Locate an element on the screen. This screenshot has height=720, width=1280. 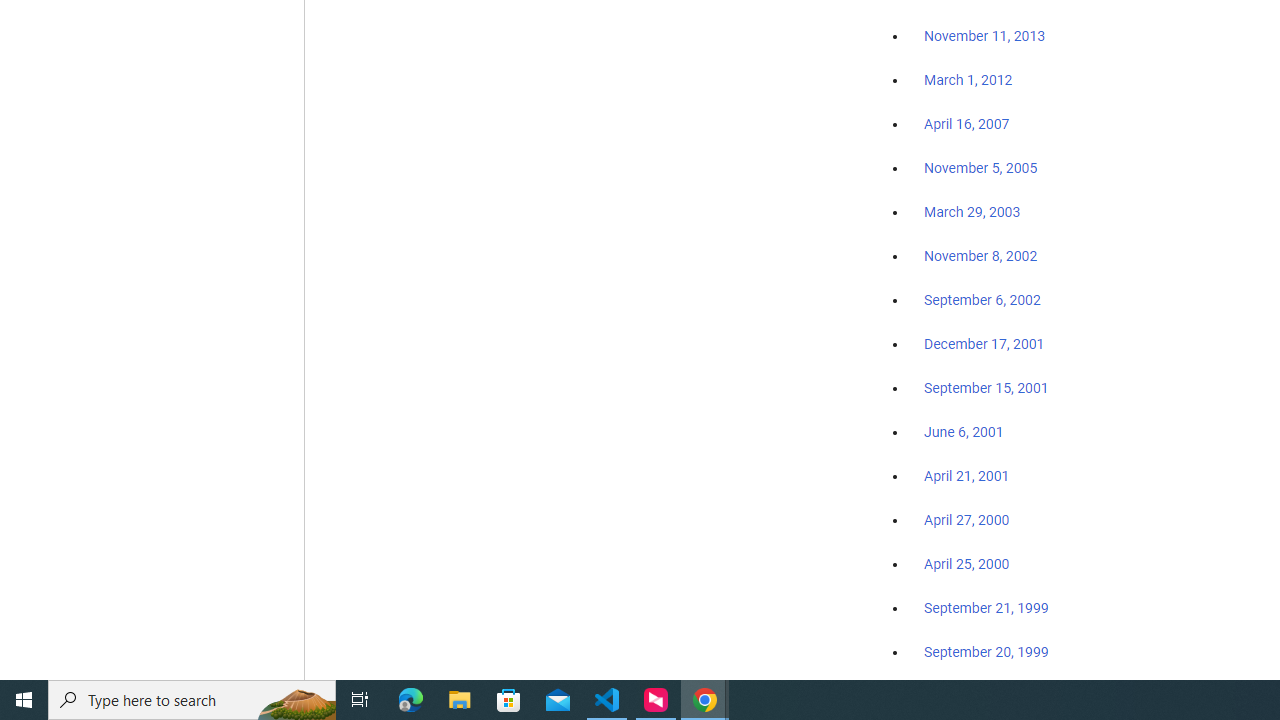
'November 11, 2013' is located at coordinates (984, 37).